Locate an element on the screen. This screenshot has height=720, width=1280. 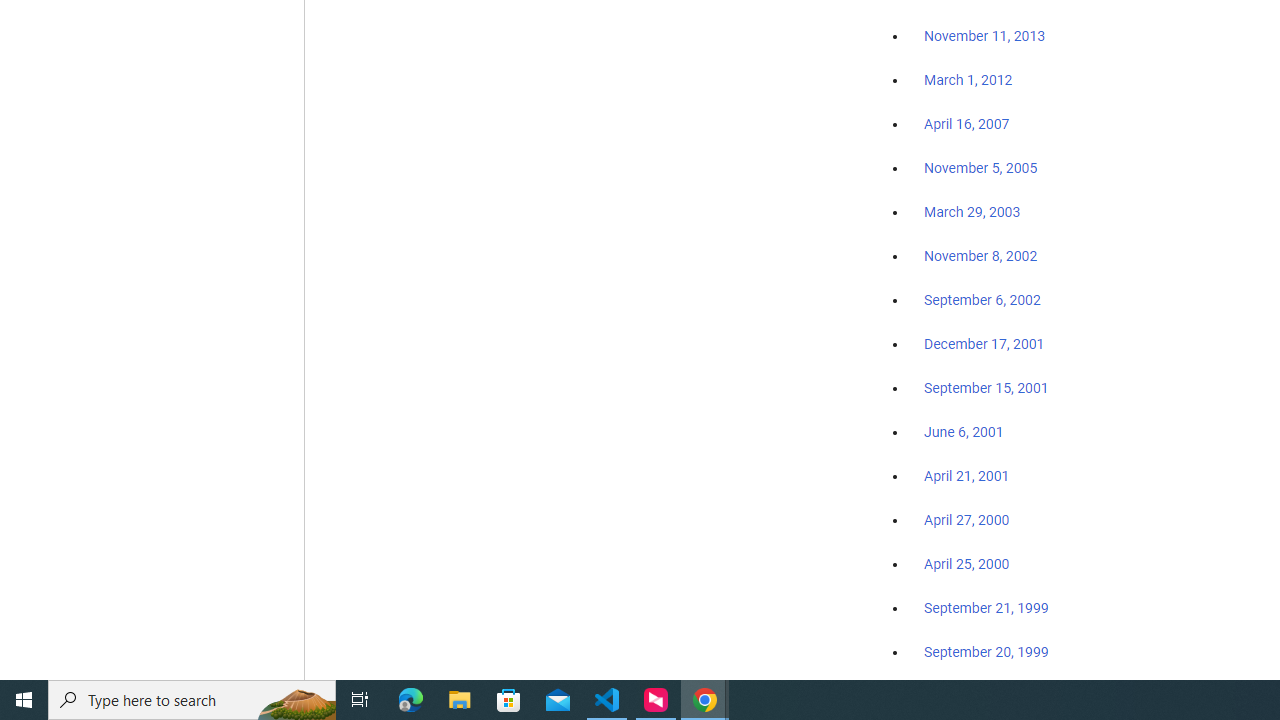
'November 11, 2013' is located at coordinates (984, 37).